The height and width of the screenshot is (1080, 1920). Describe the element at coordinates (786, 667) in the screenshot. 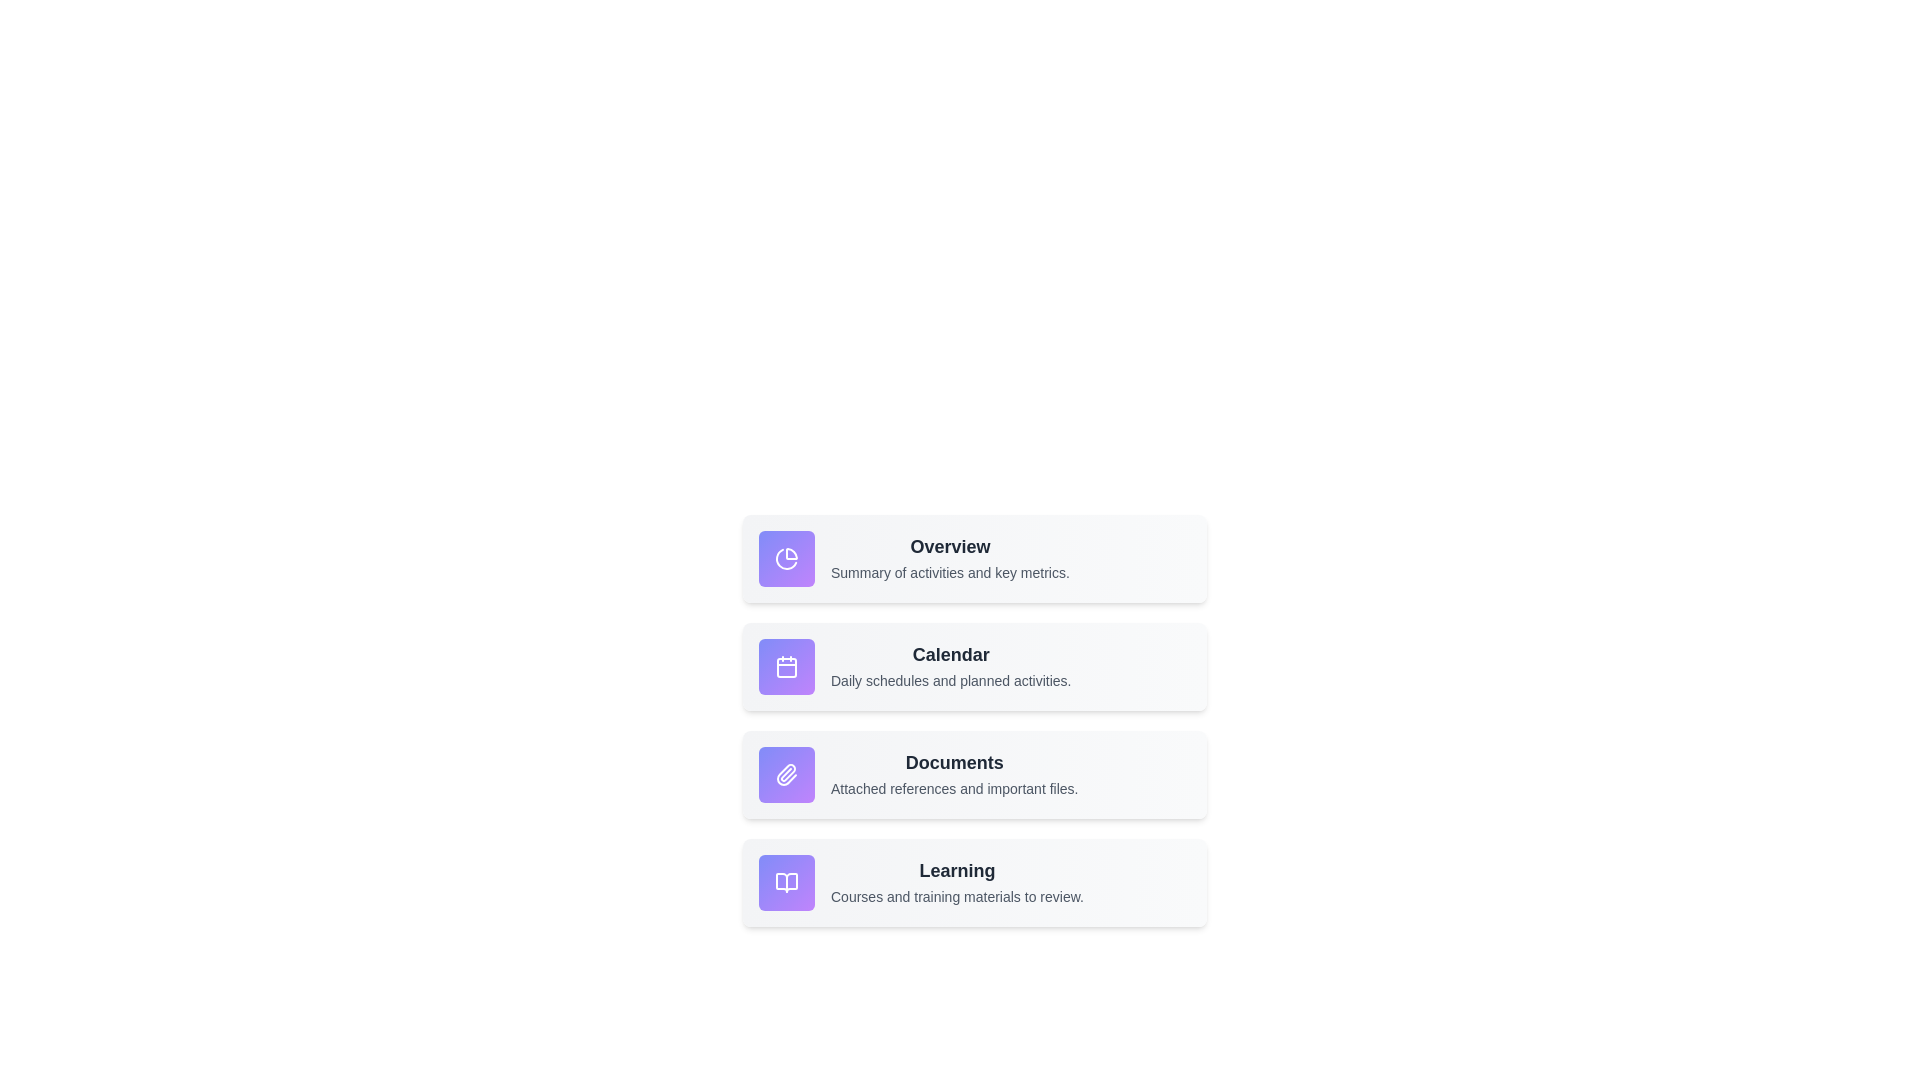

I see `the functionality of the icon corresponding to Calendar` at that location.